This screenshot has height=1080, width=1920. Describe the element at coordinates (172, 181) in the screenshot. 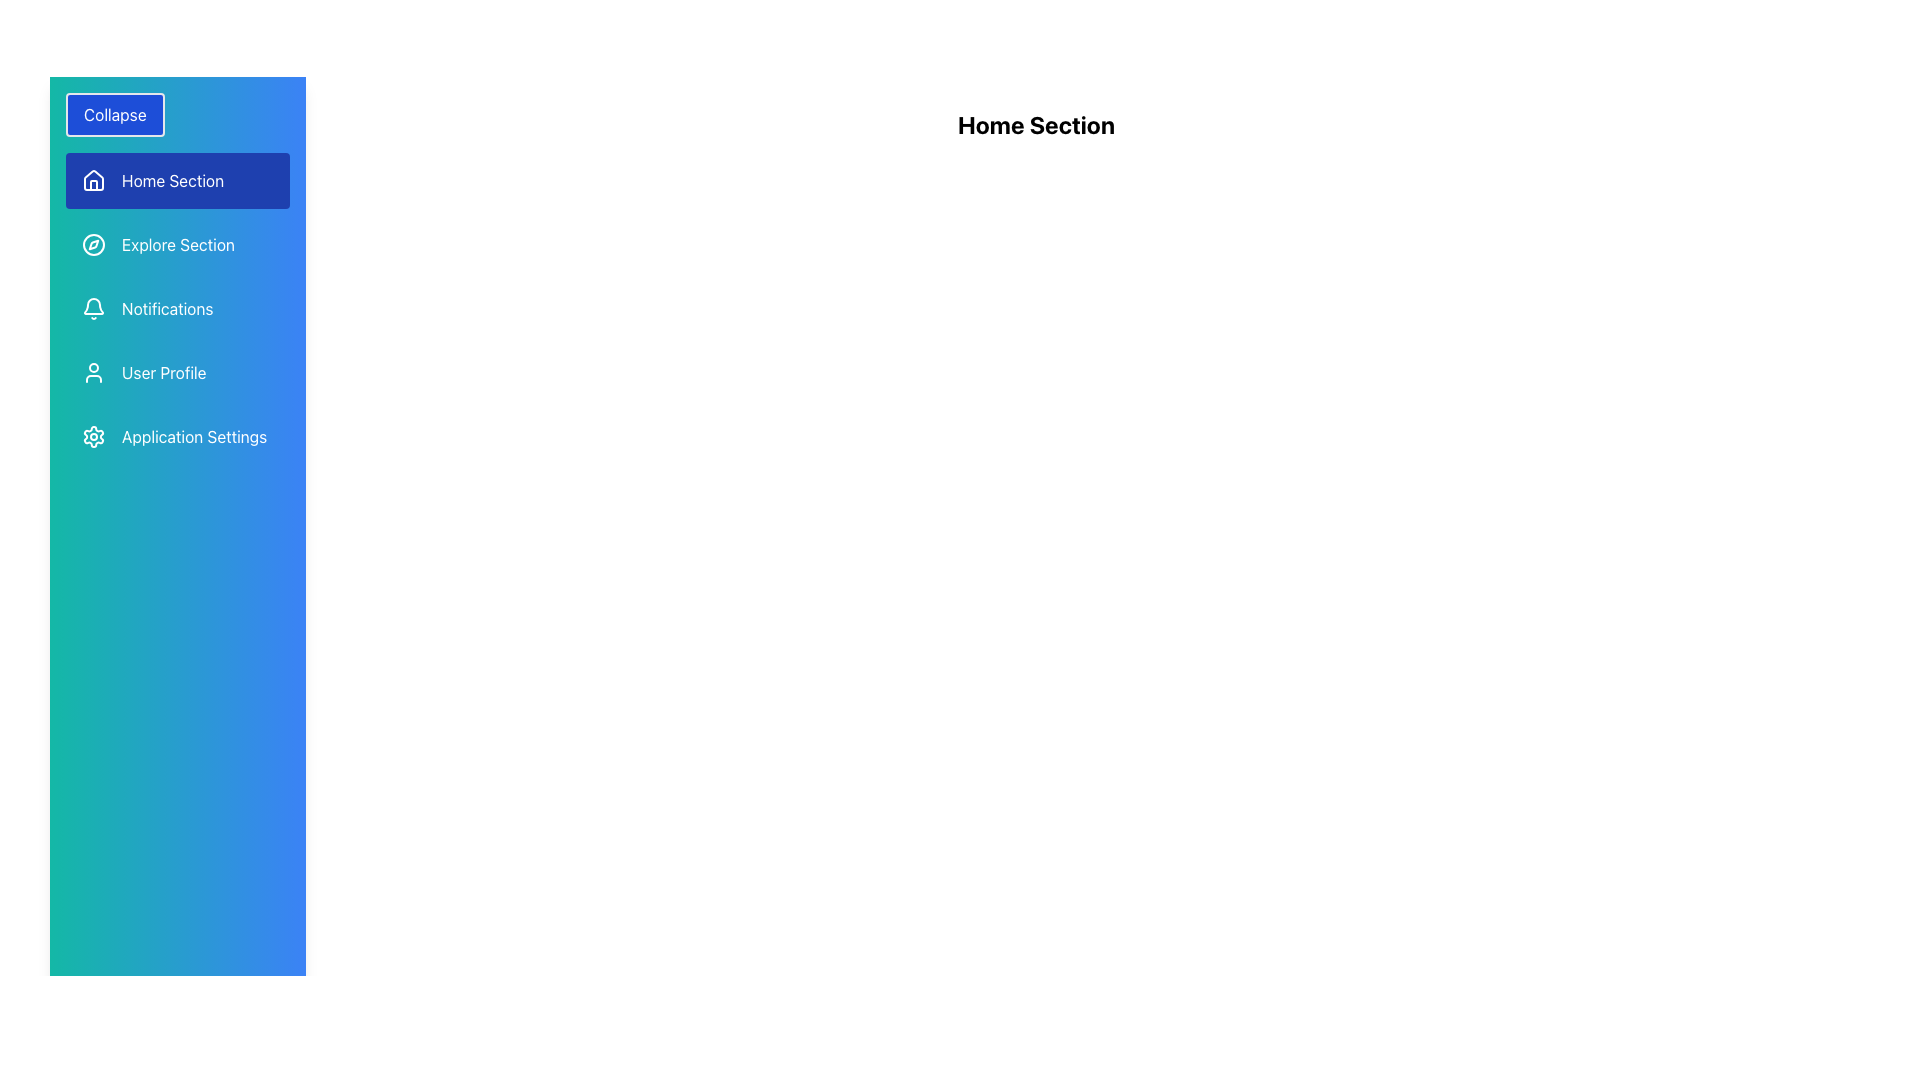

I see `the 'Home Section' menu item` at that location.